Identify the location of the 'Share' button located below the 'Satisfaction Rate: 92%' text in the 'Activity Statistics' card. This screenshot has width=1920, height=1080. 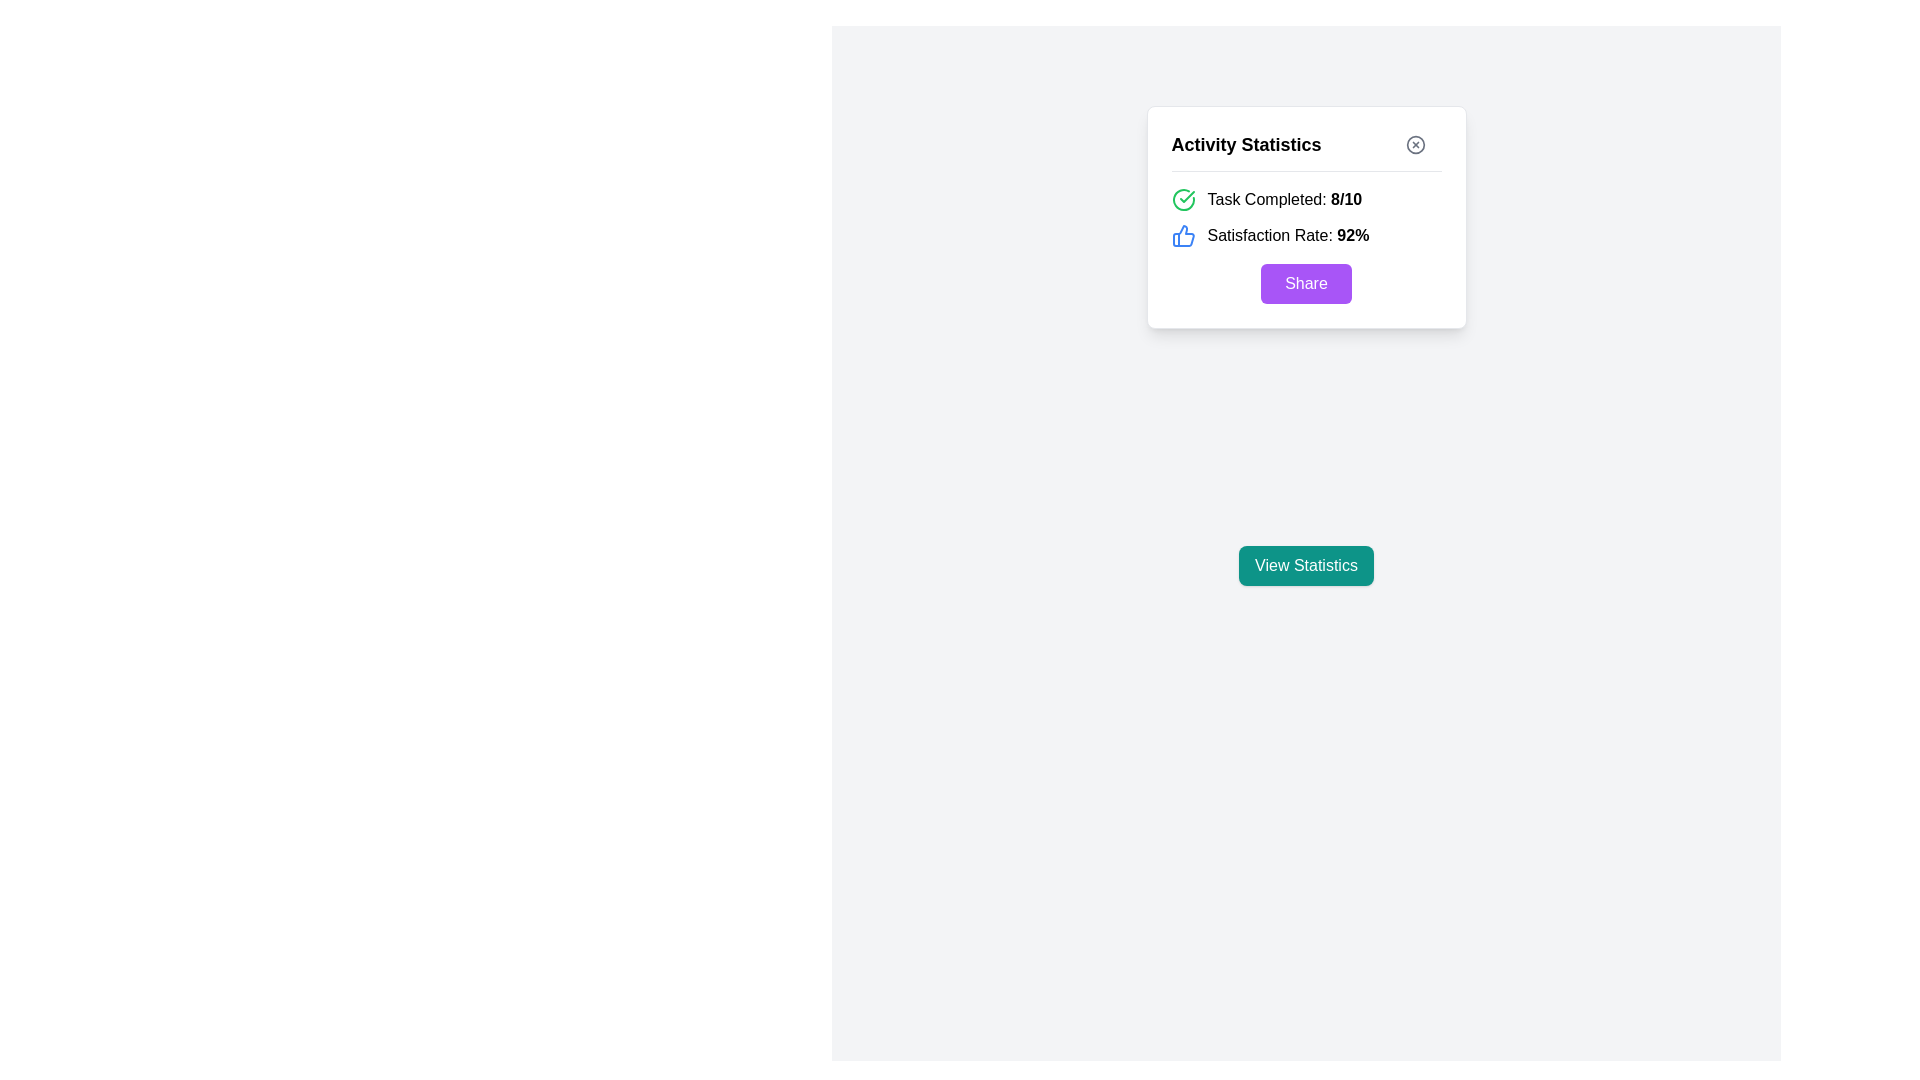
(1306, 284).